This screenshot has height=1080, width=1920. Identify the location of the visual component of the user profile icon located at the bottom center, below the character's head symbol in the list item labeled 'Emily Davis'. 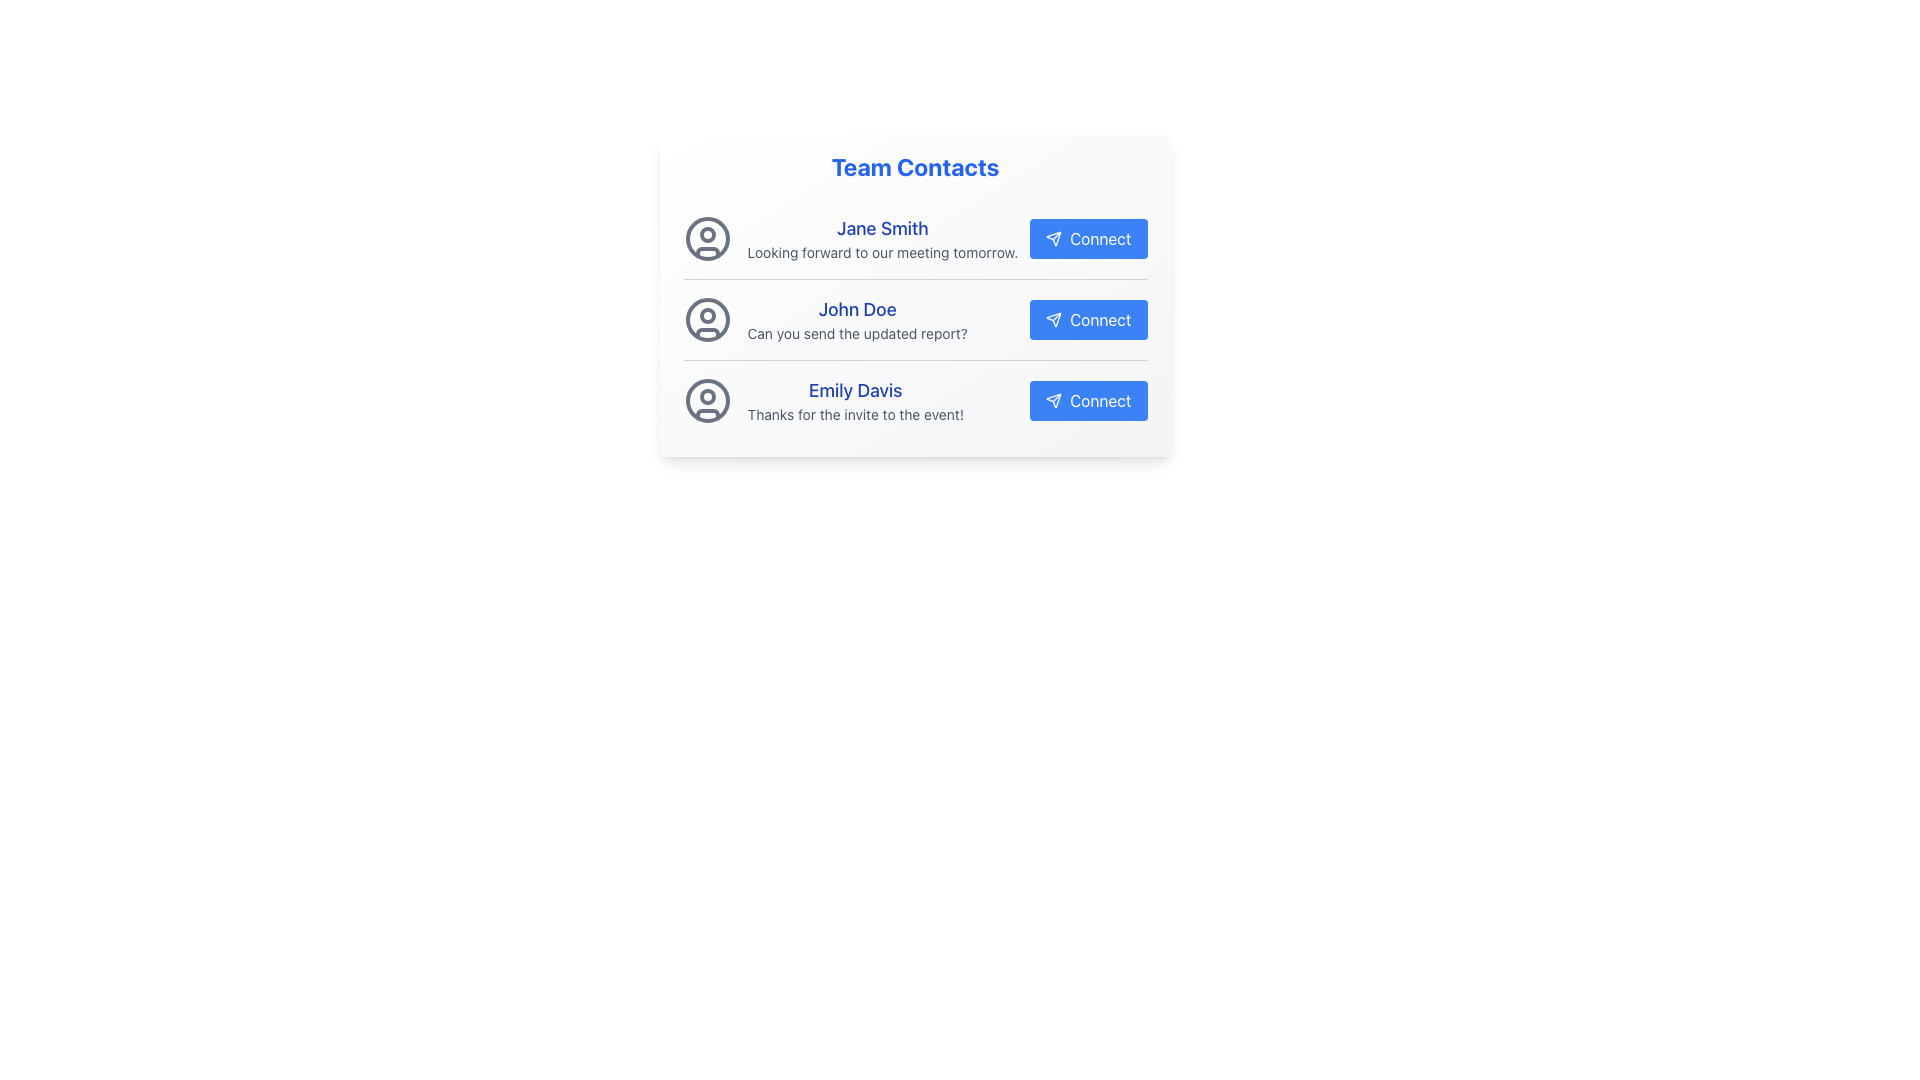
(707, 413).